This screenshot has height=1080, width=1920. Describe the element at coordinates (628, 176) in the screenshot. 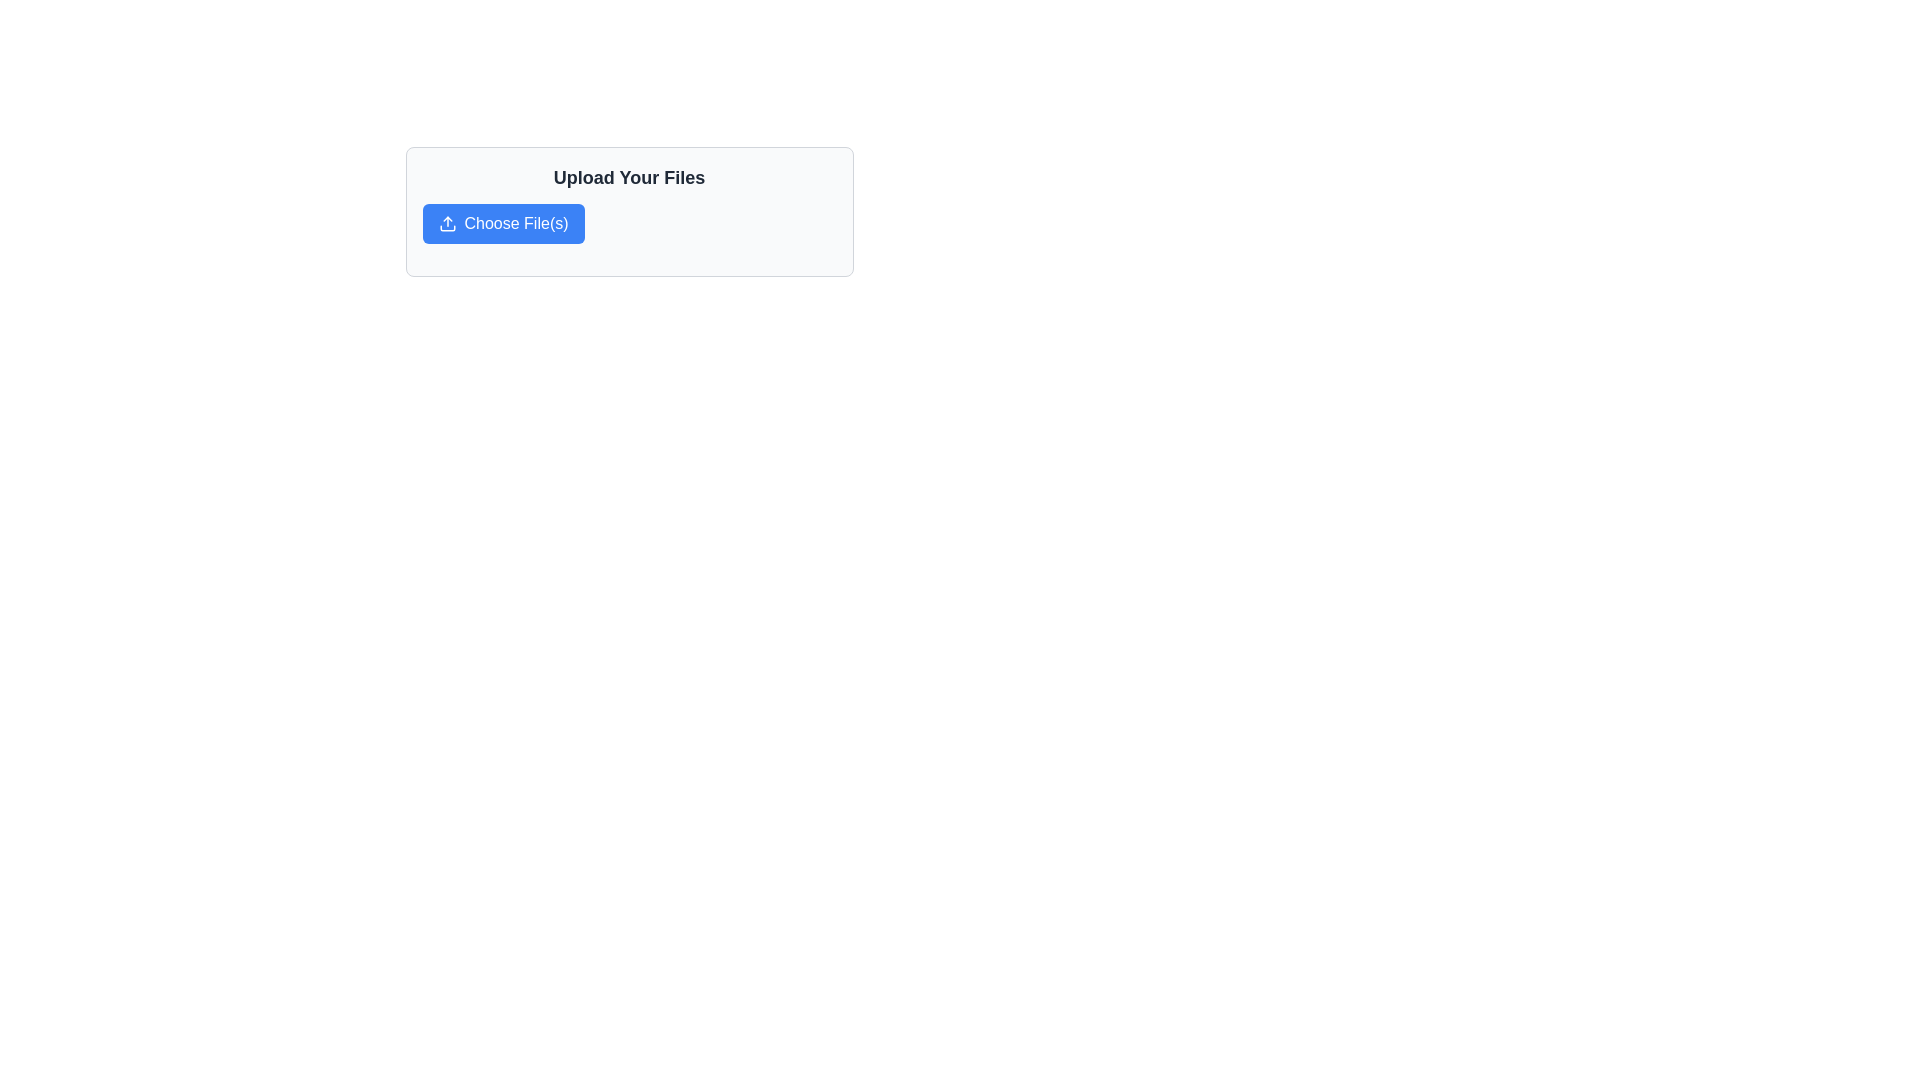

I see `the heading text that serves as the title for the file upload section, located at the top-center of the card, above the 'Choose File(s)' button` at that location.